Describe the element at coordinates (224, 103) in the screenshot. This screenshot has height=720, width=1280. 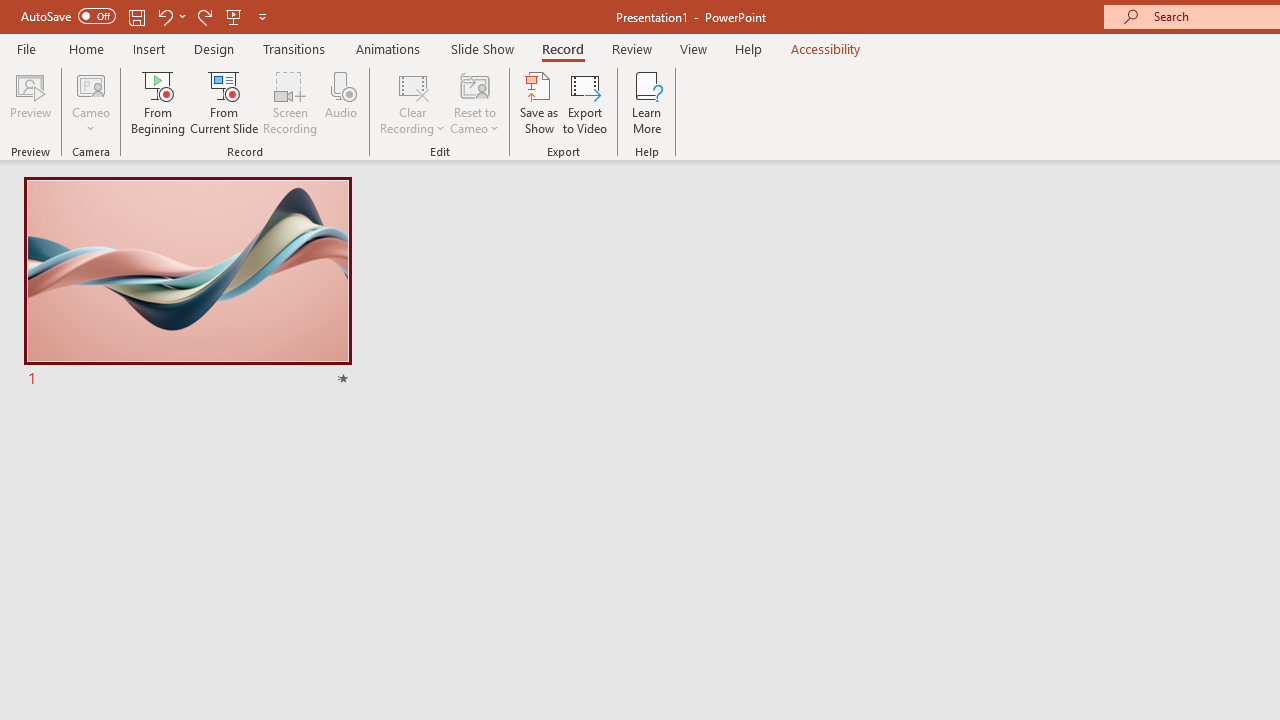
I see `'From Current Slide...'` at that location.